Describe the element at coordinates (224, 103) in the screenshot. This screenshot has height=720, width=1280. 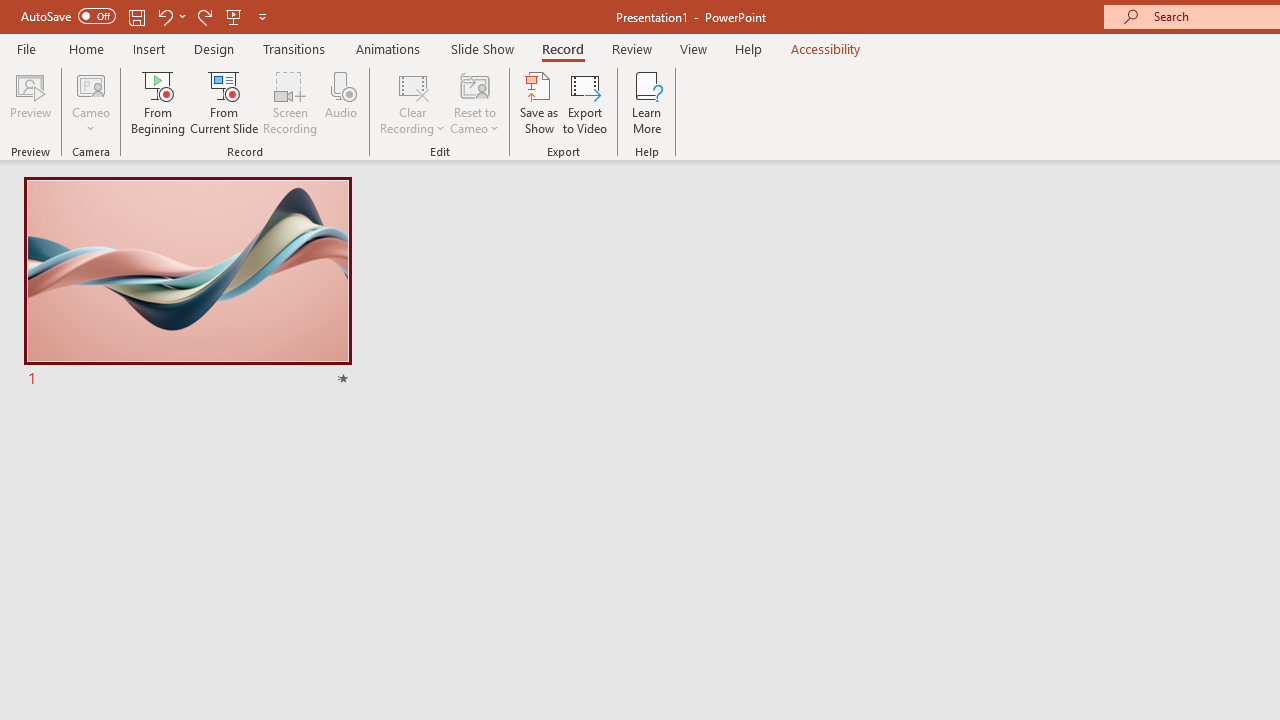
I see `'From Current Slide...'` at that location.